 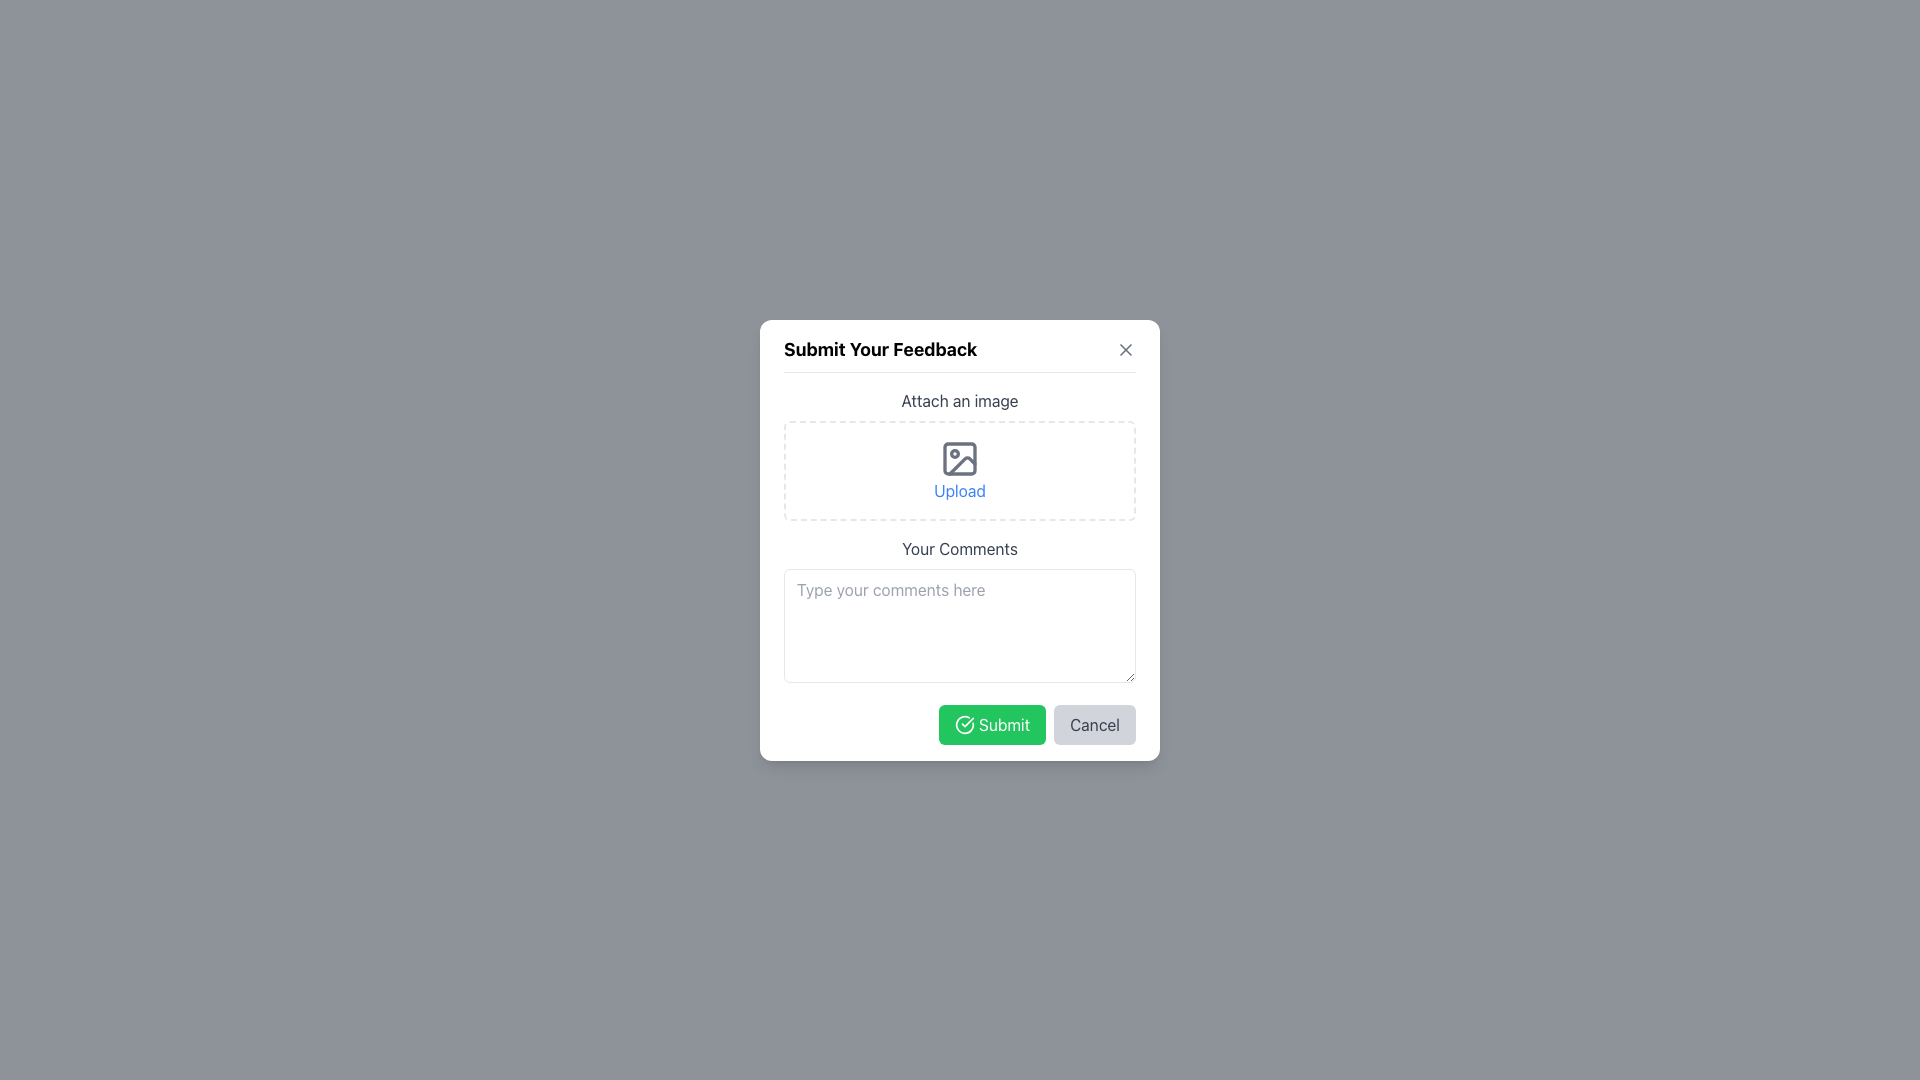 I want to click on the bold, black static text header that reads 'Submit Your Feedback', prominently displayed at the top of the form, so click(x=880, y=348).